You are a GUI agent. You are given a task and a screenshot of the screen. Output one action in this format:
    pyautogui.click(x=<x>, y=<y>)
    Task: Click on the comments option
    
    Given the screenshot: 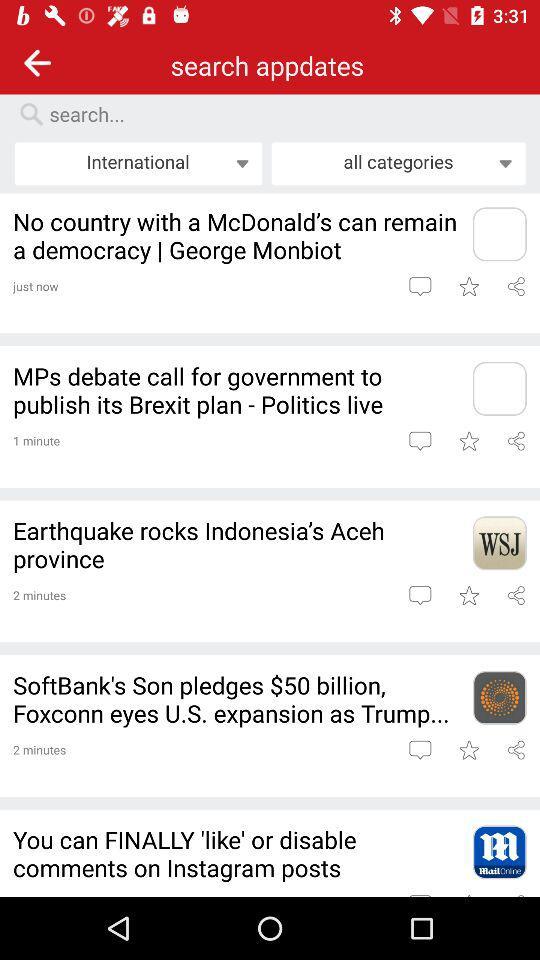 What is the action you would take?
    pyautogui.click(x=419, y=285)
    